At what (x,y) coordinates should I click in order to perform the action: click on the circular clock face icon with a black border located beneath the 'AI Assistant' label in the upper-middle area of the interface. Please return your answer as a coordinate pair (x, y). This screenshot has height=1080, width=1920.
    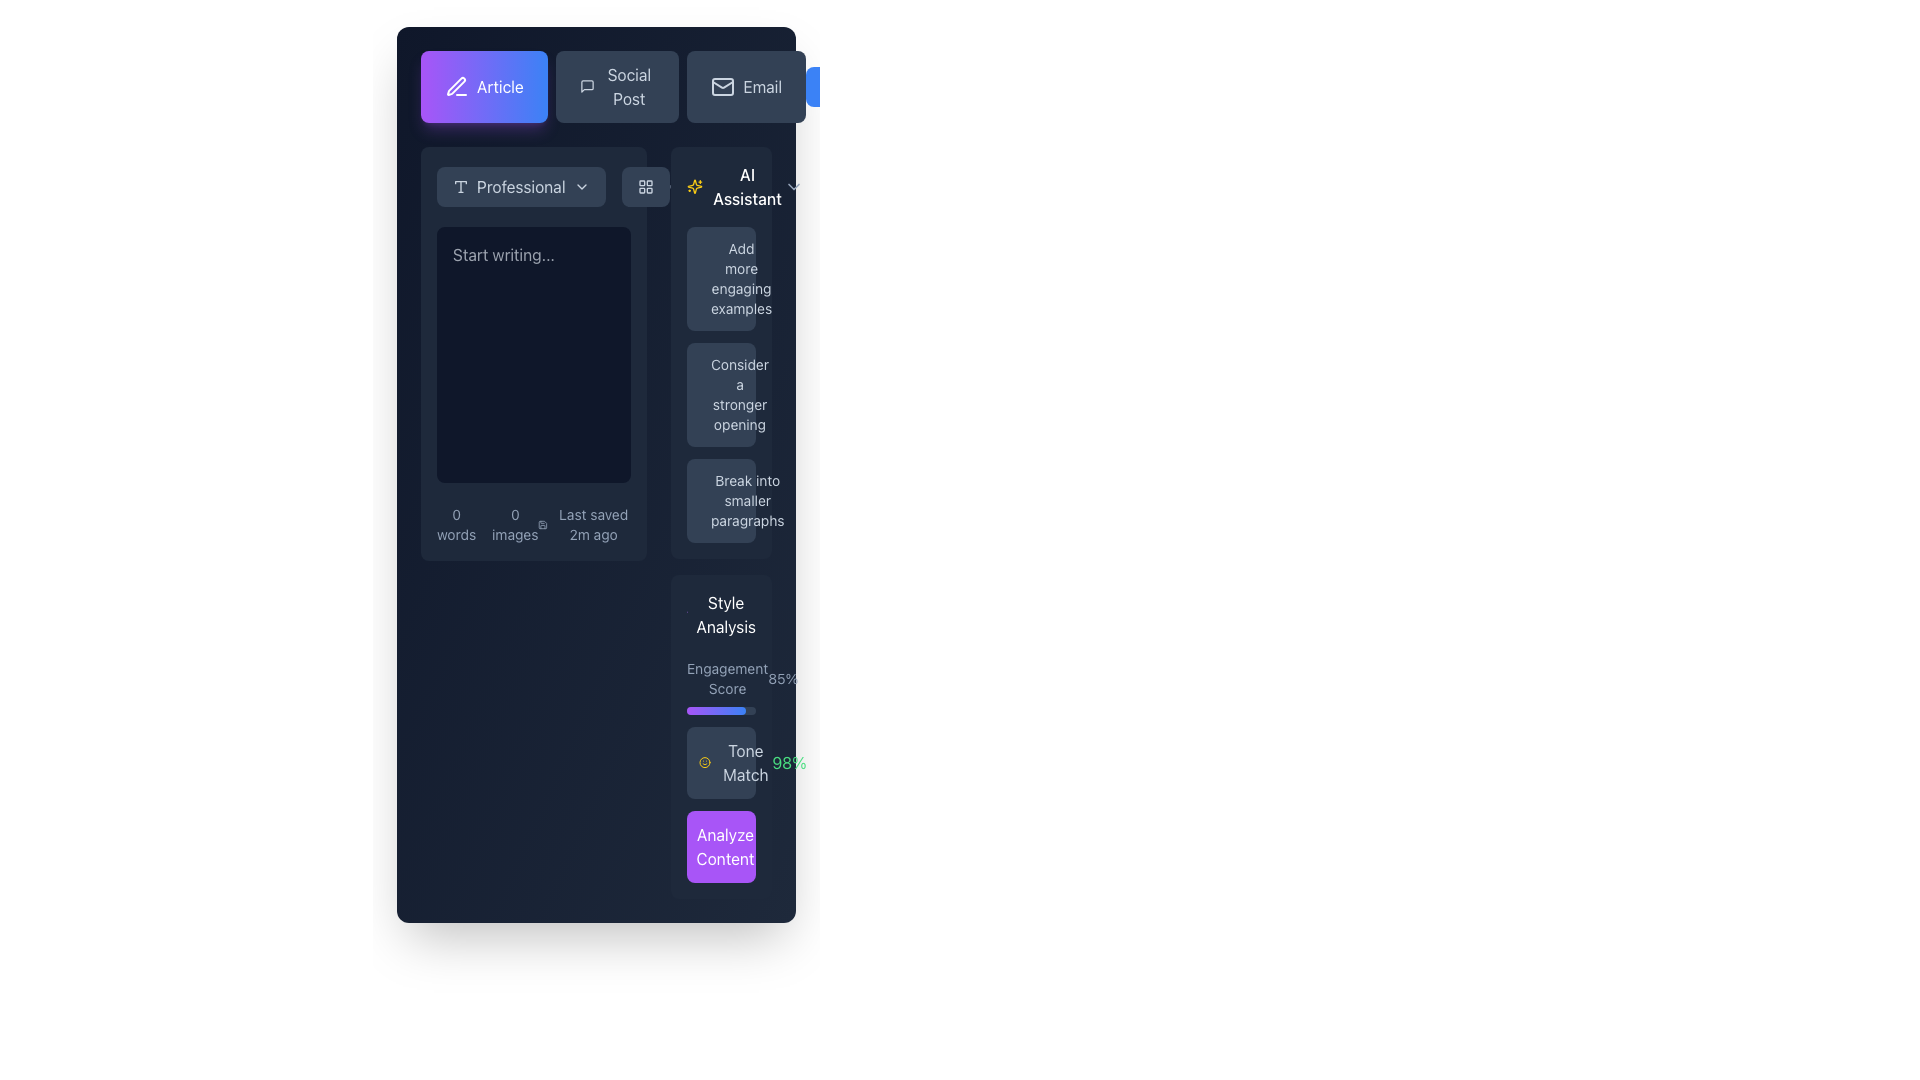
    Looking at the image, I should click on (674, 186).